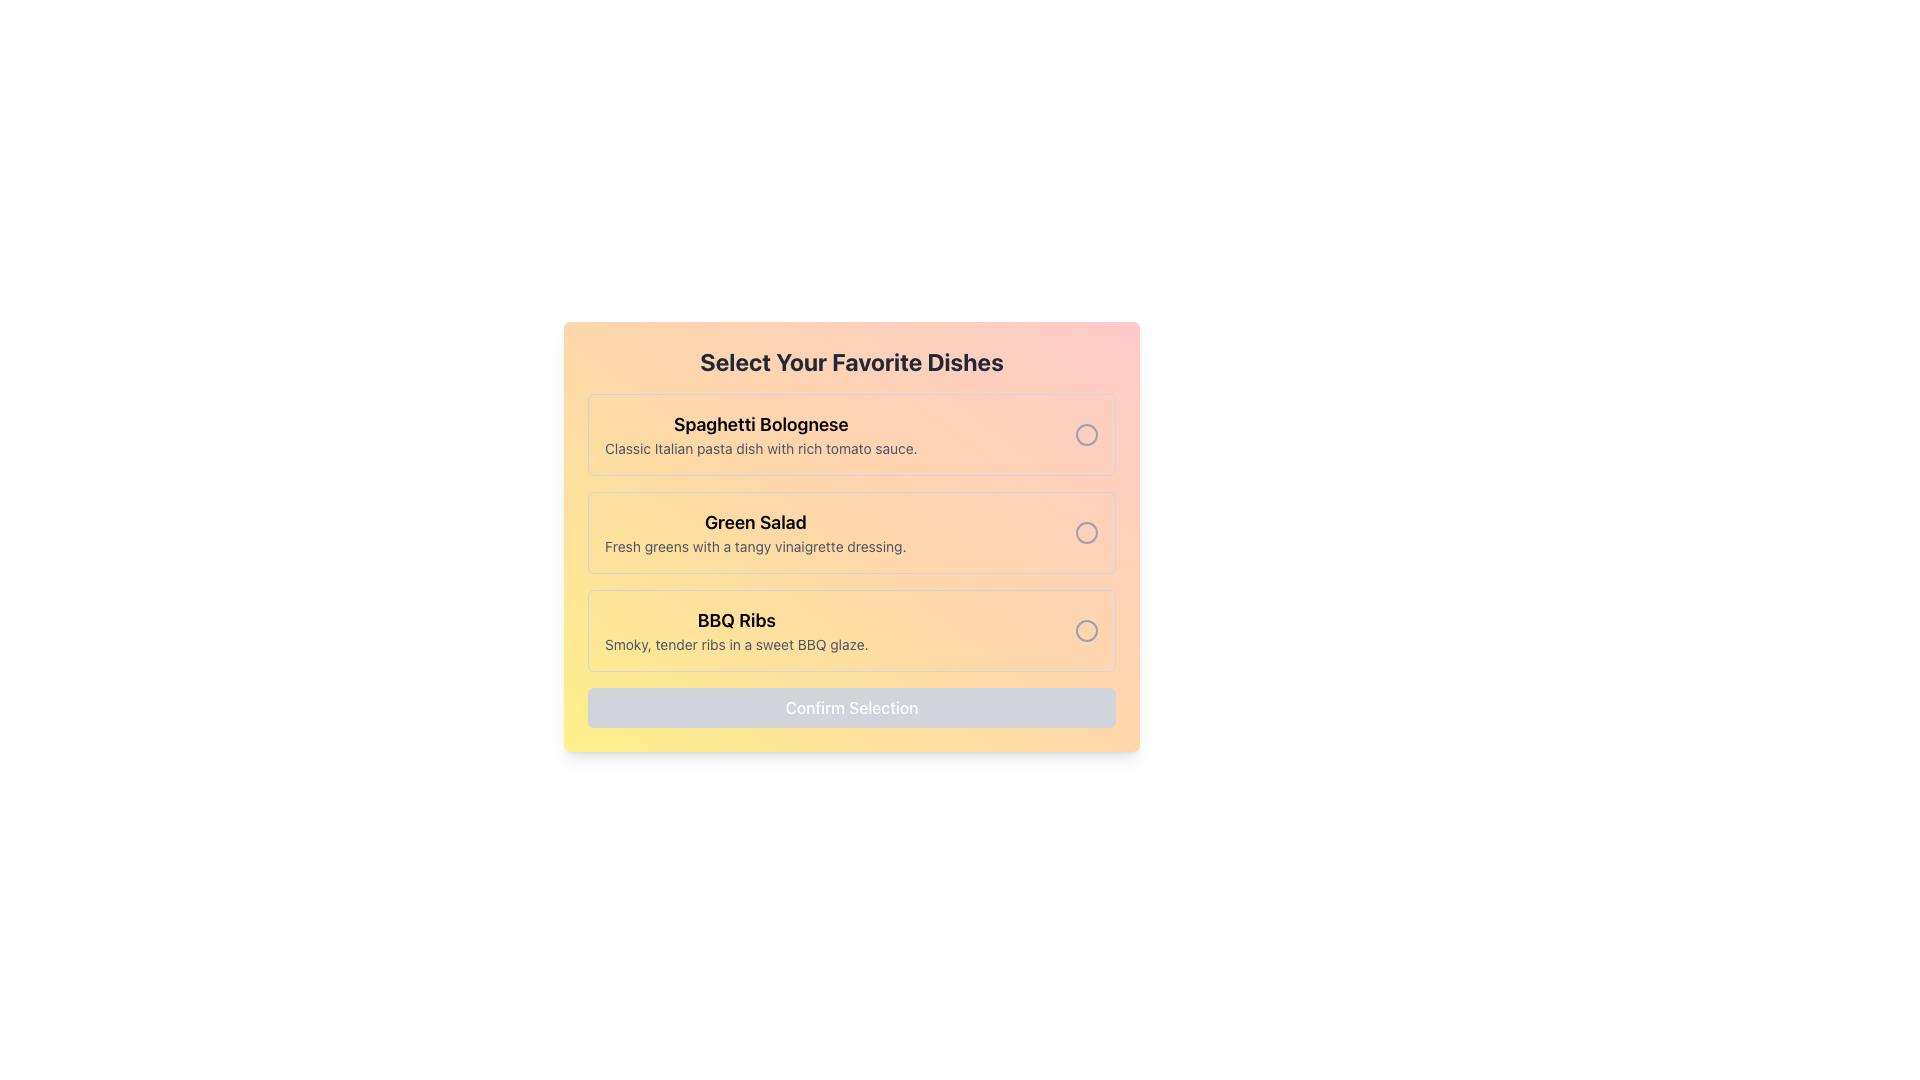 The width and height of the screenshot is (1920, 1080). Describe the element at coordinates (851, 531) in the screenshot. I see `the entry 'Green Salad' in the list of selectable options for more details` at that location.